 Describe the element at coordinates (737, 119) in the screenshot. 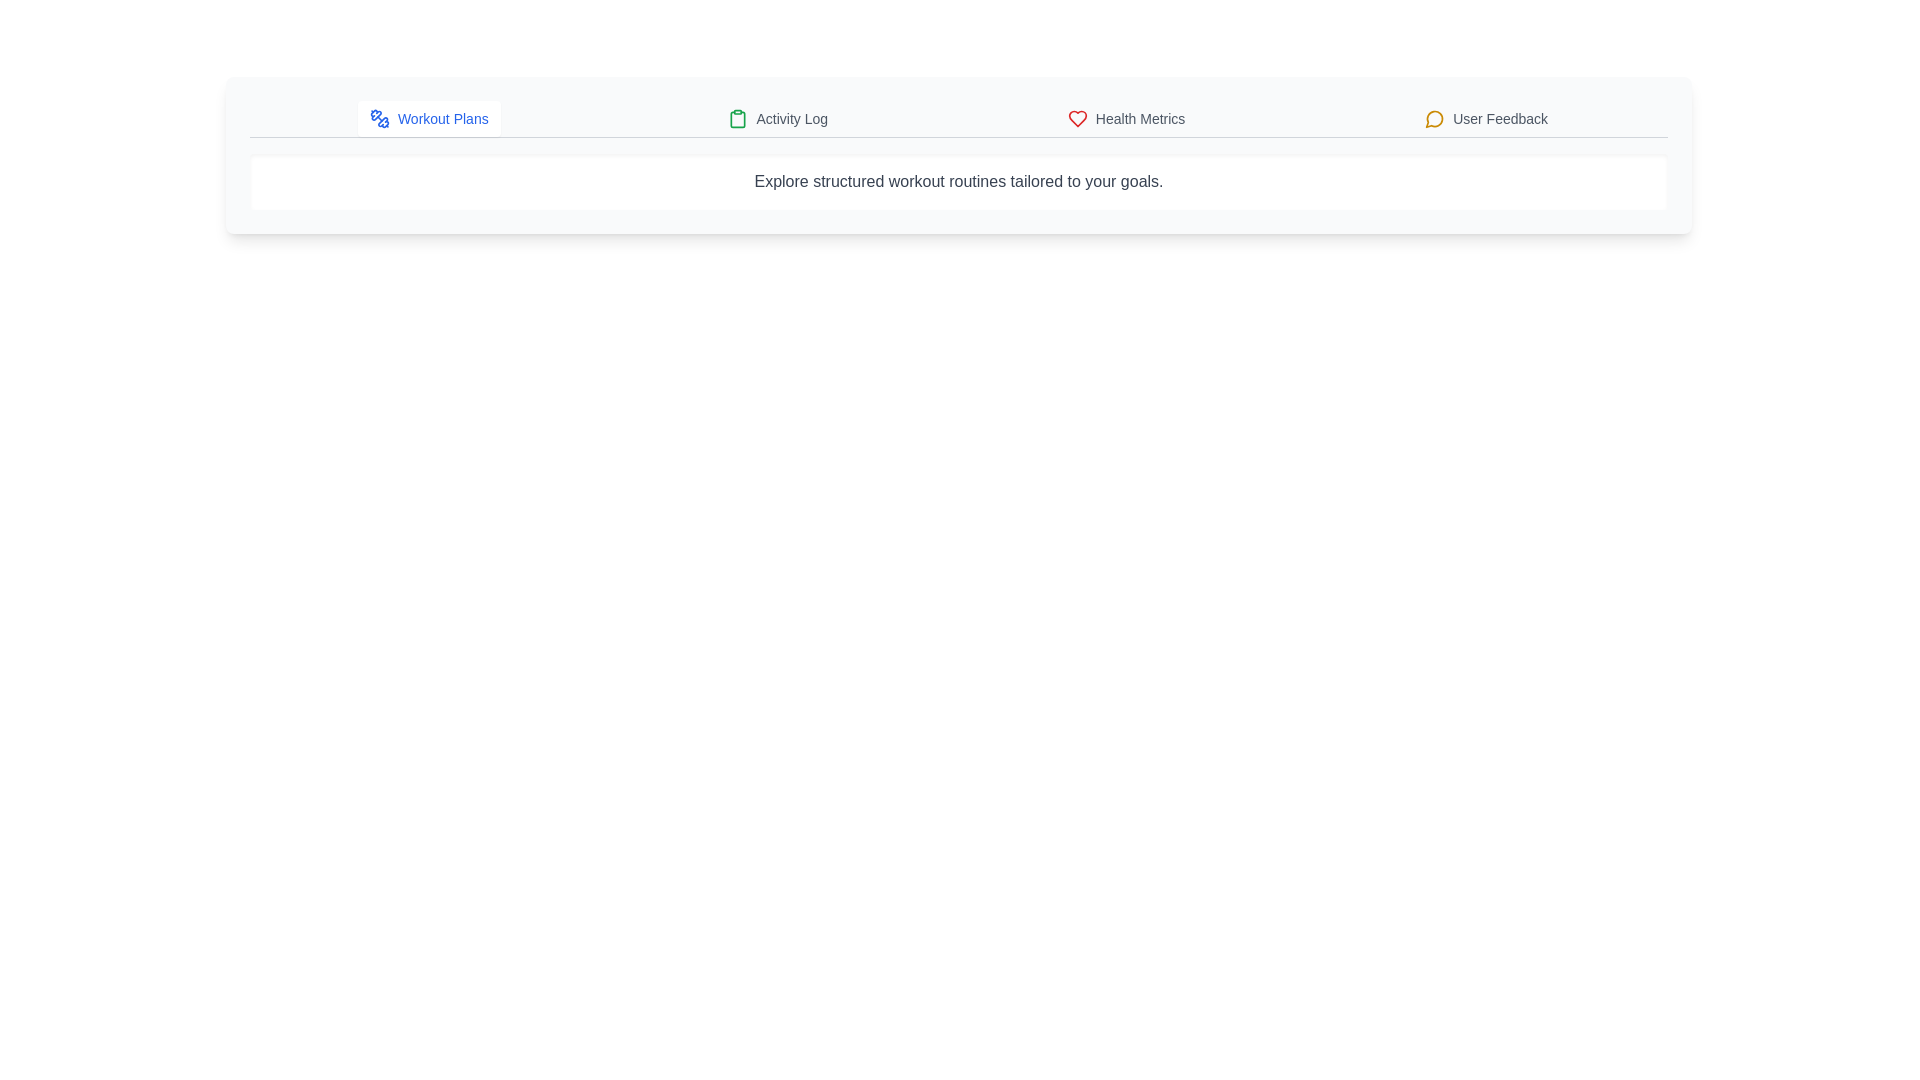

I see `the clipboard icon representing the 'Activity Log' feature, which is located to the left of the text 'Activity Log' in the top navigation bar` at that location.